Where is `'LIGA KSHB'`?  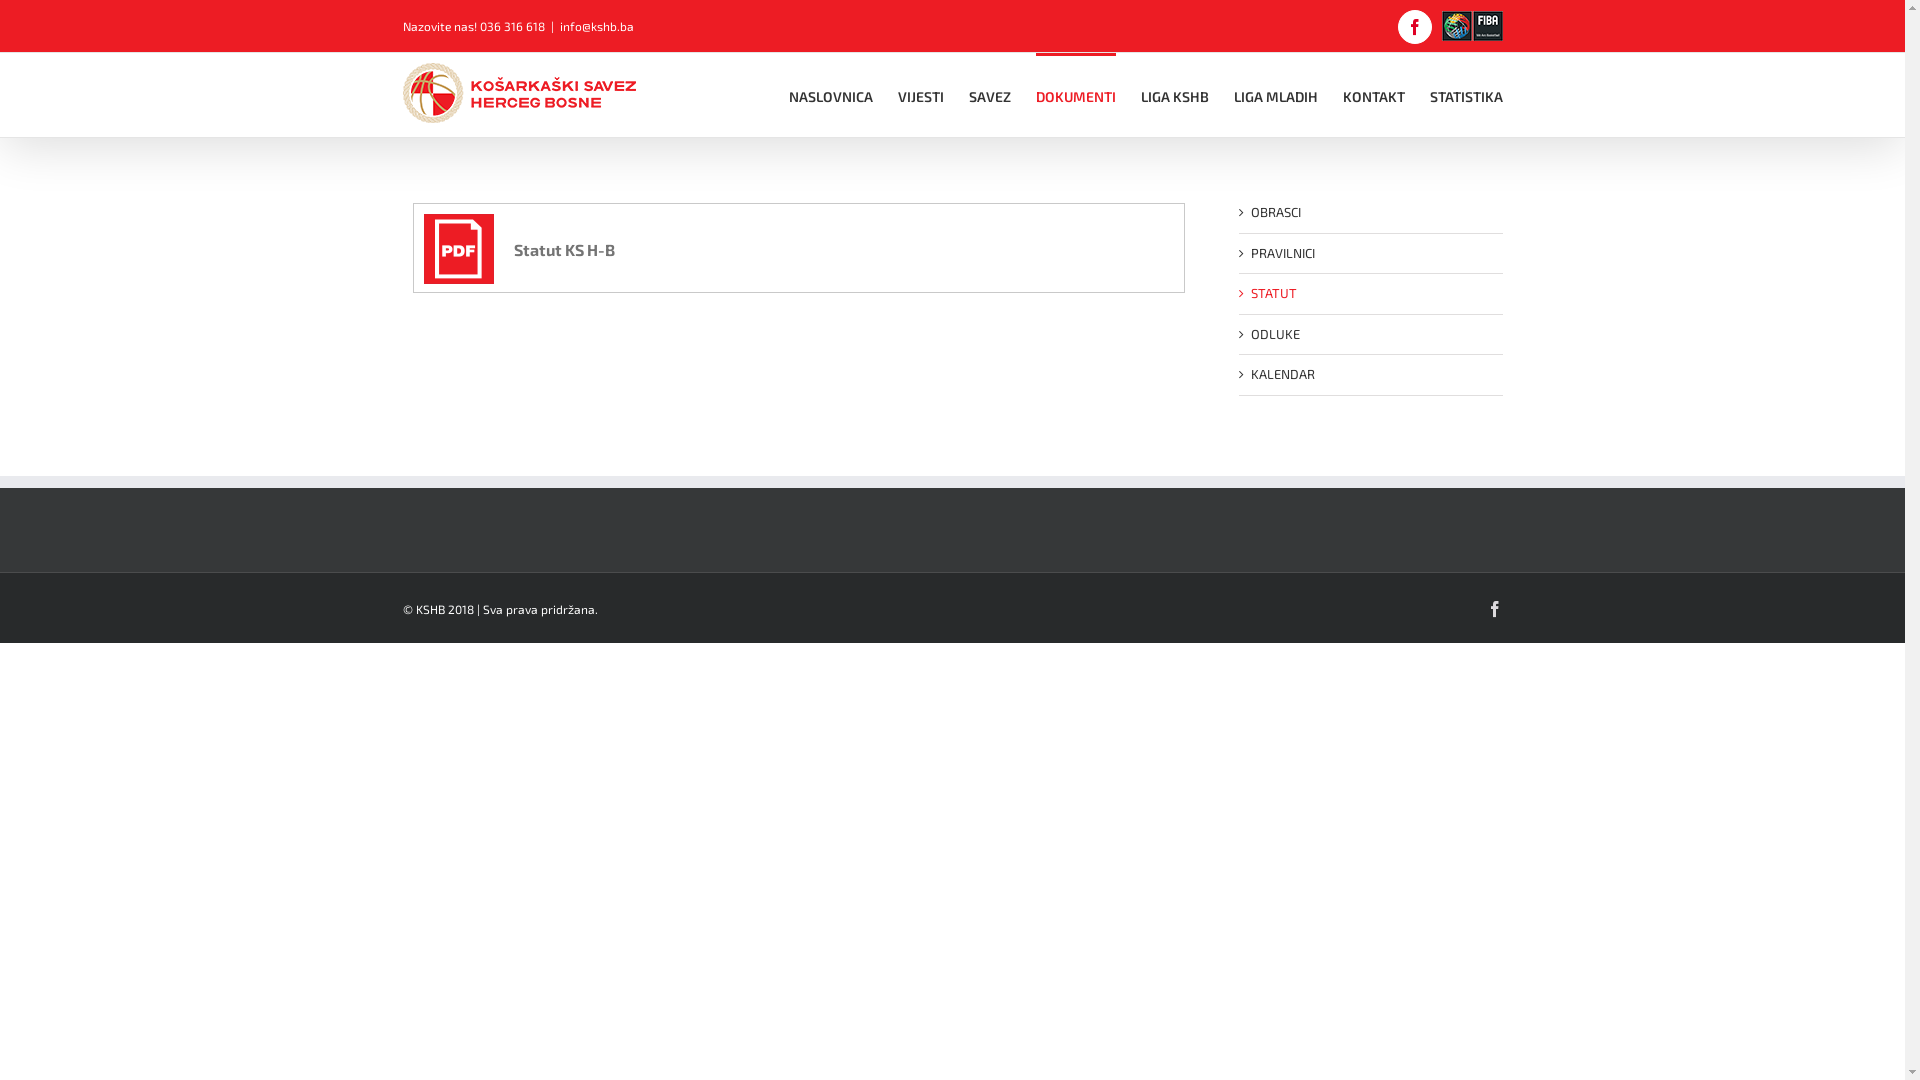
'LIGA KSHB' is located at coordinates (1174, 95).